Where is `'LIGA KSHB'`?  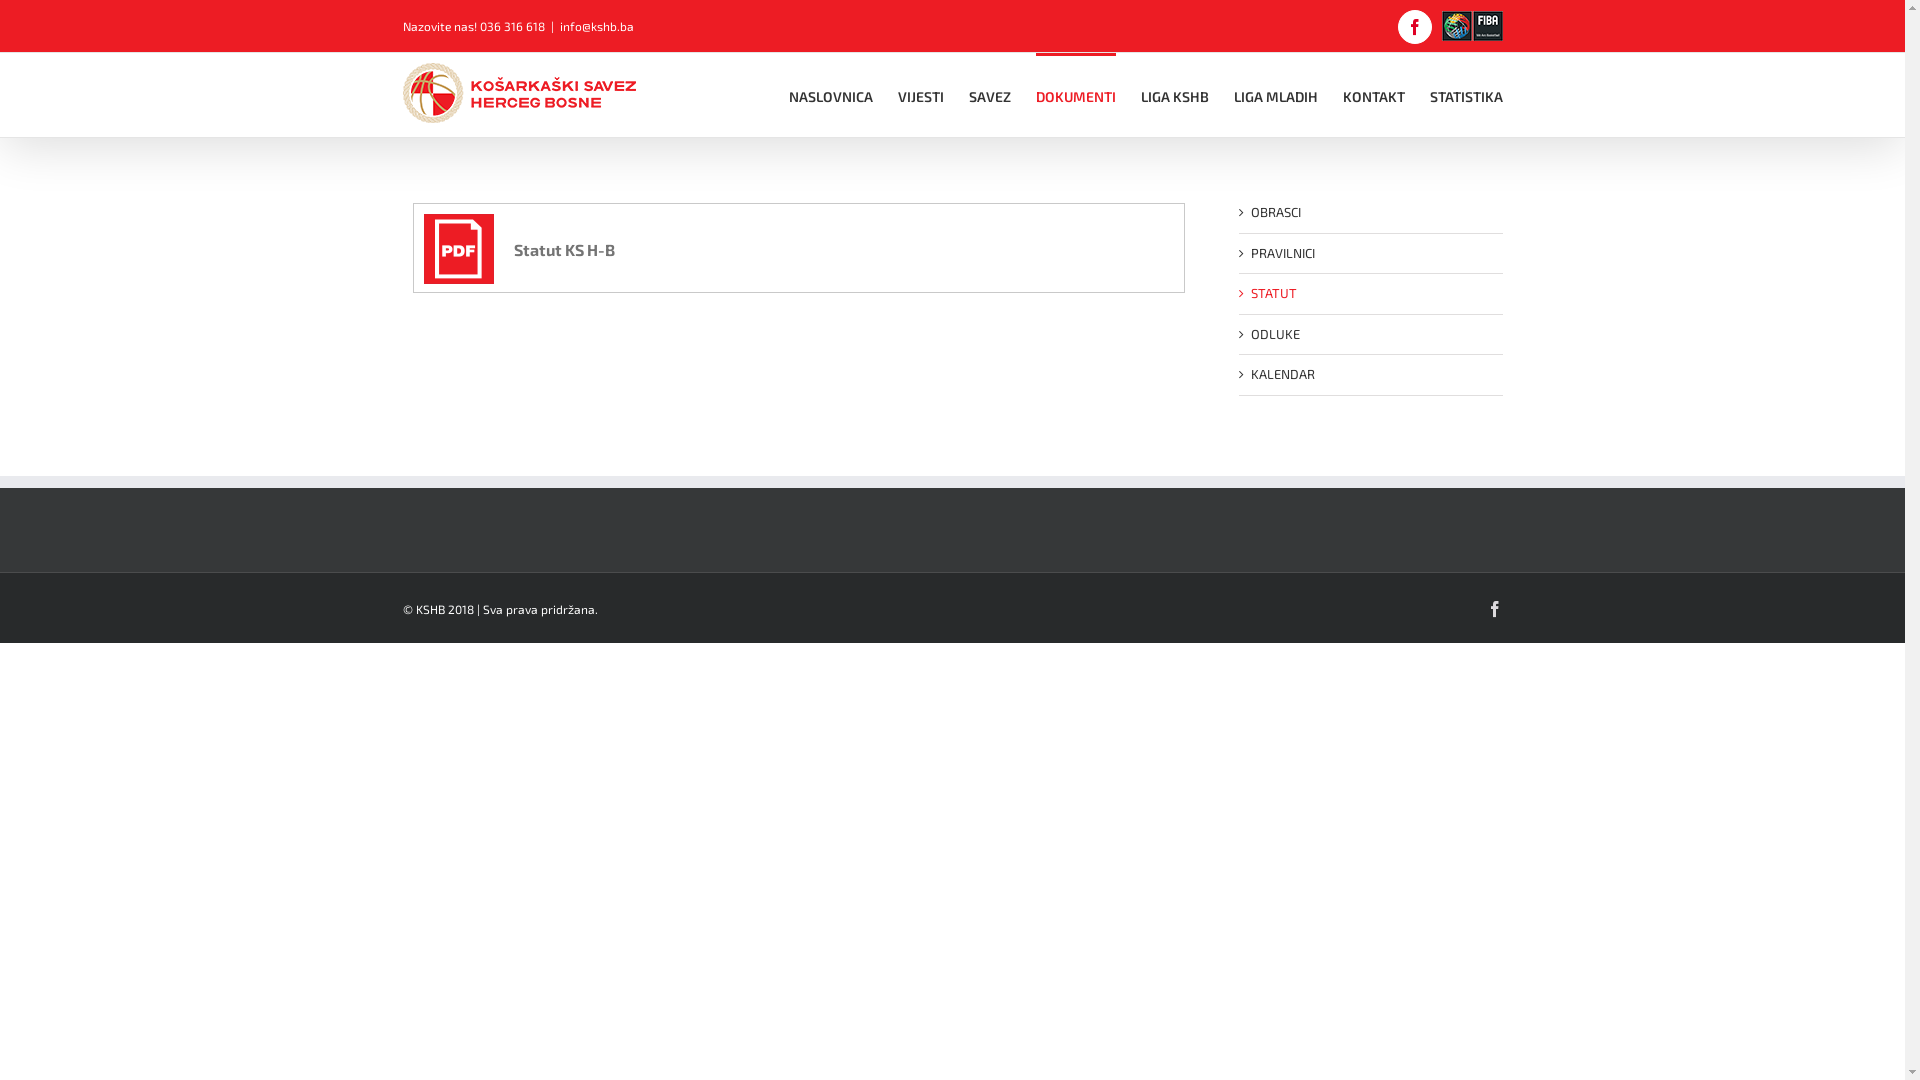
'LIGA KSHB' is located at coordinates (1174, 95).